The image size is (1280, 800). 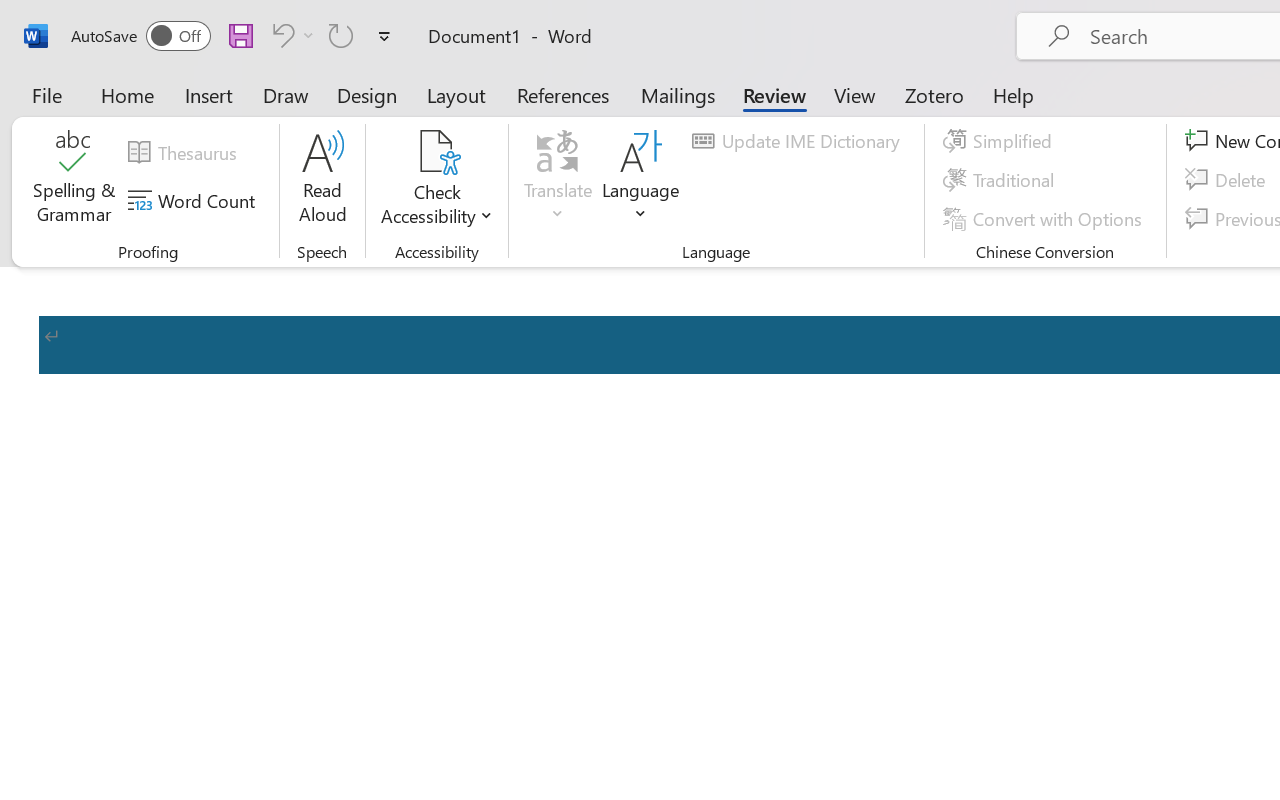 I want to click on 'Check Accessibility', so click(x=436, y=179).